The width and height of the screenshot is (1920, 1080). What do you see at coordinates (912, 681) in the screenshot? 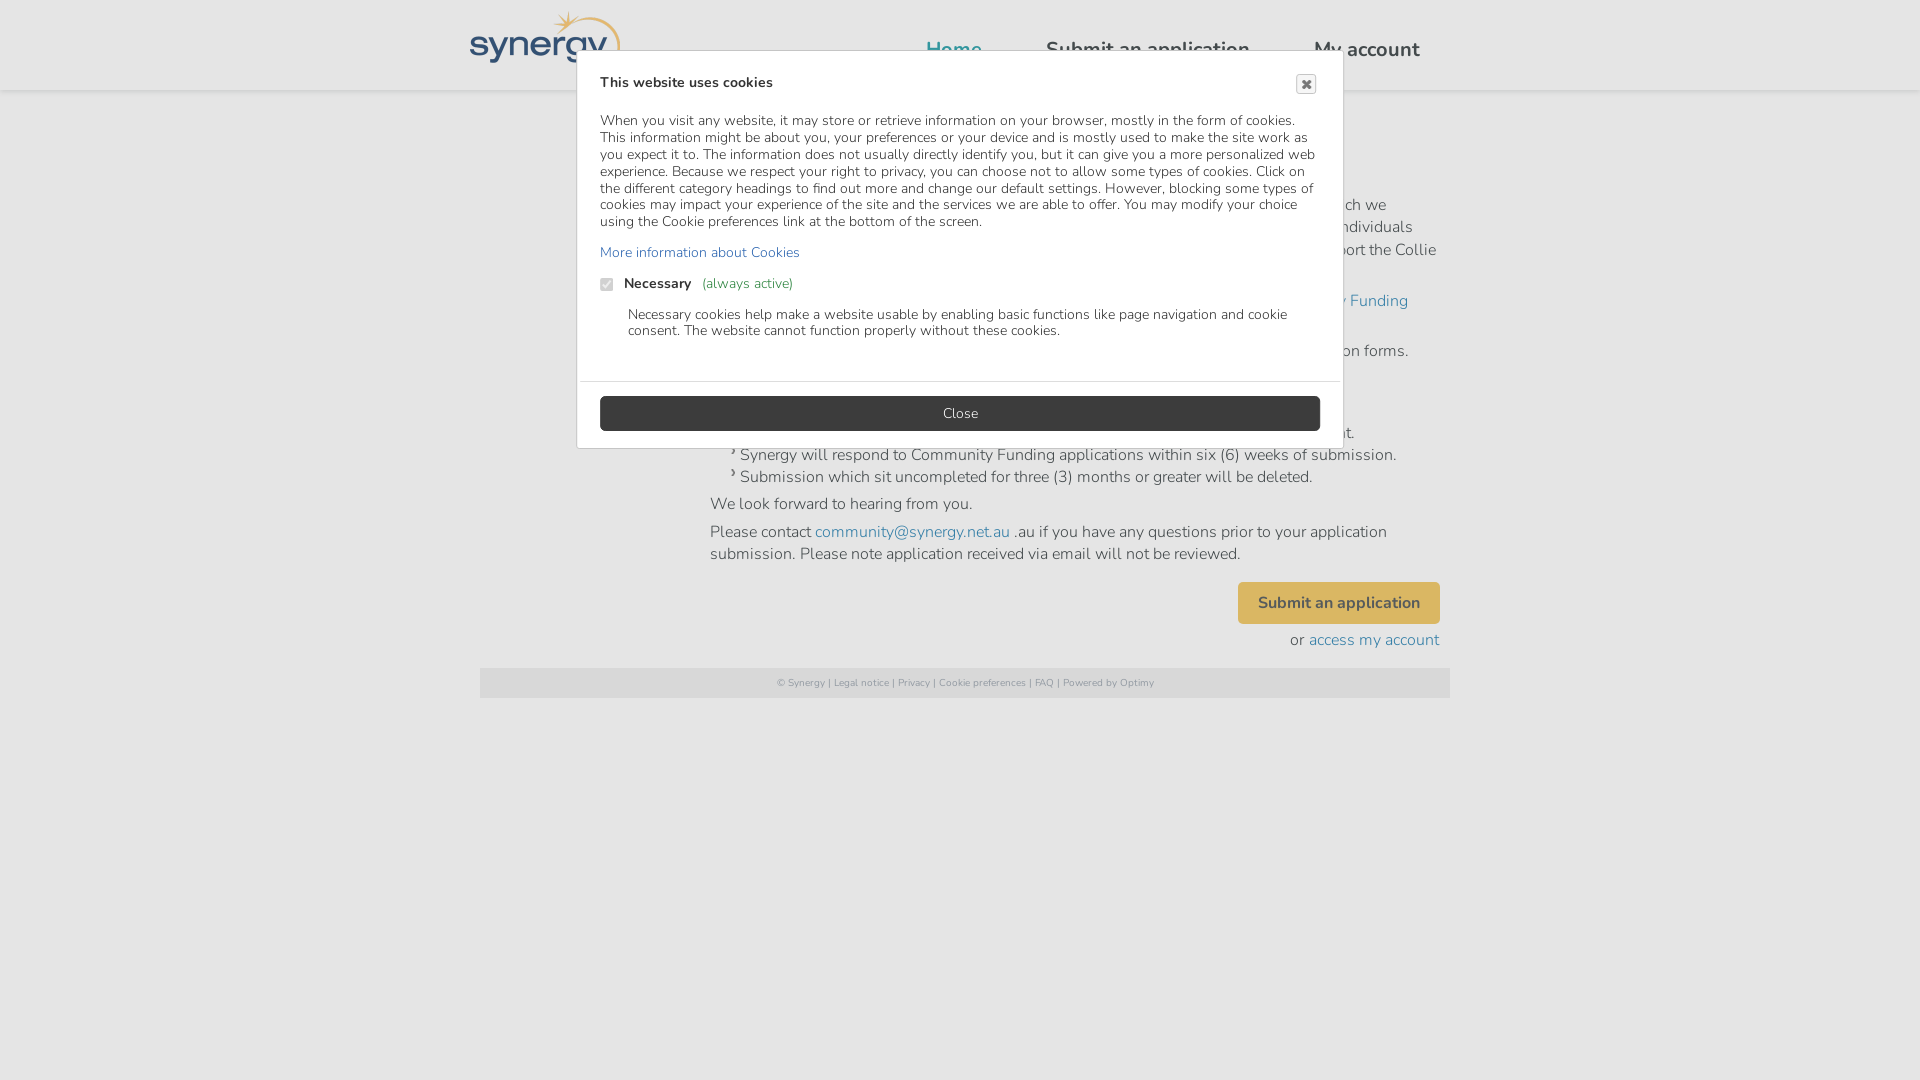
I see `'Privacy'` at bounding box center [912, 681].